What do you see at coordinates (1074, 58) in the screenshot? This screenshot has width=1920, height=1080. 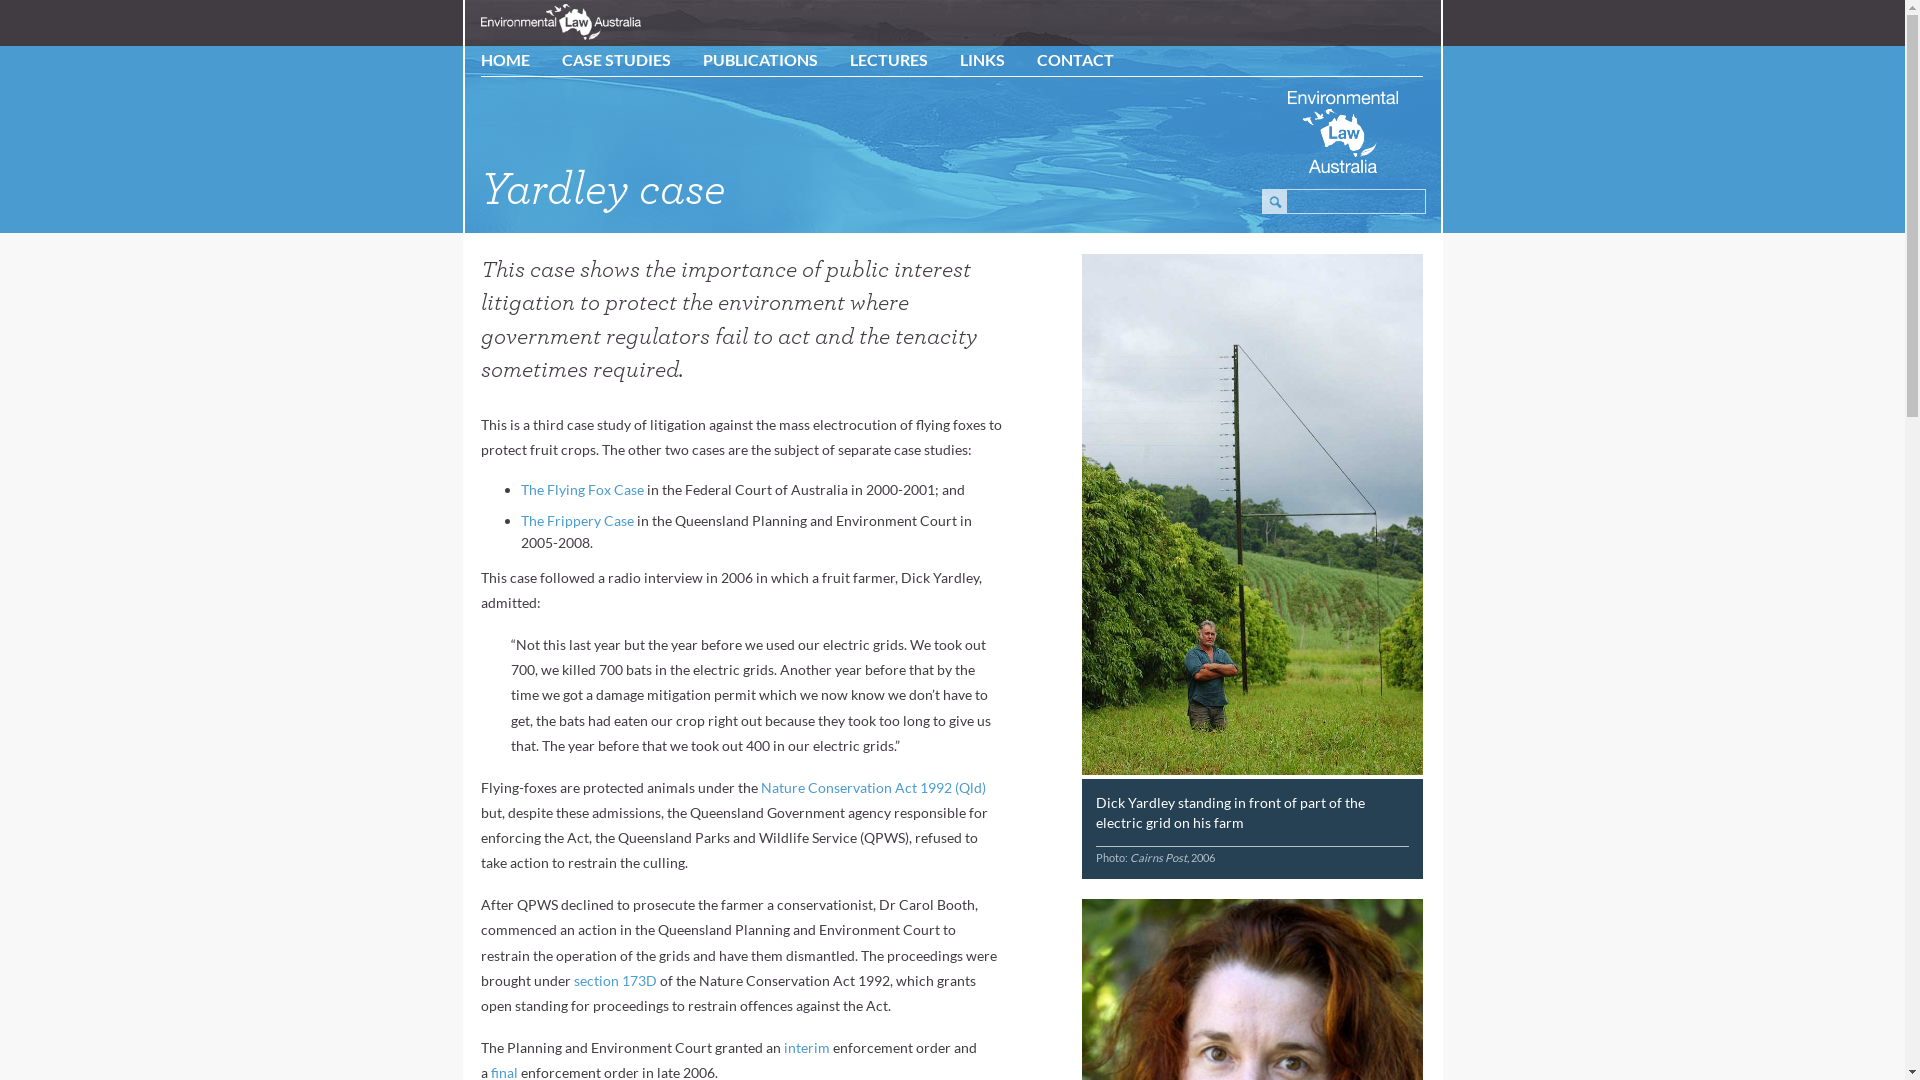 I see `'CONTACT'` at bounding box center [1074, 58].